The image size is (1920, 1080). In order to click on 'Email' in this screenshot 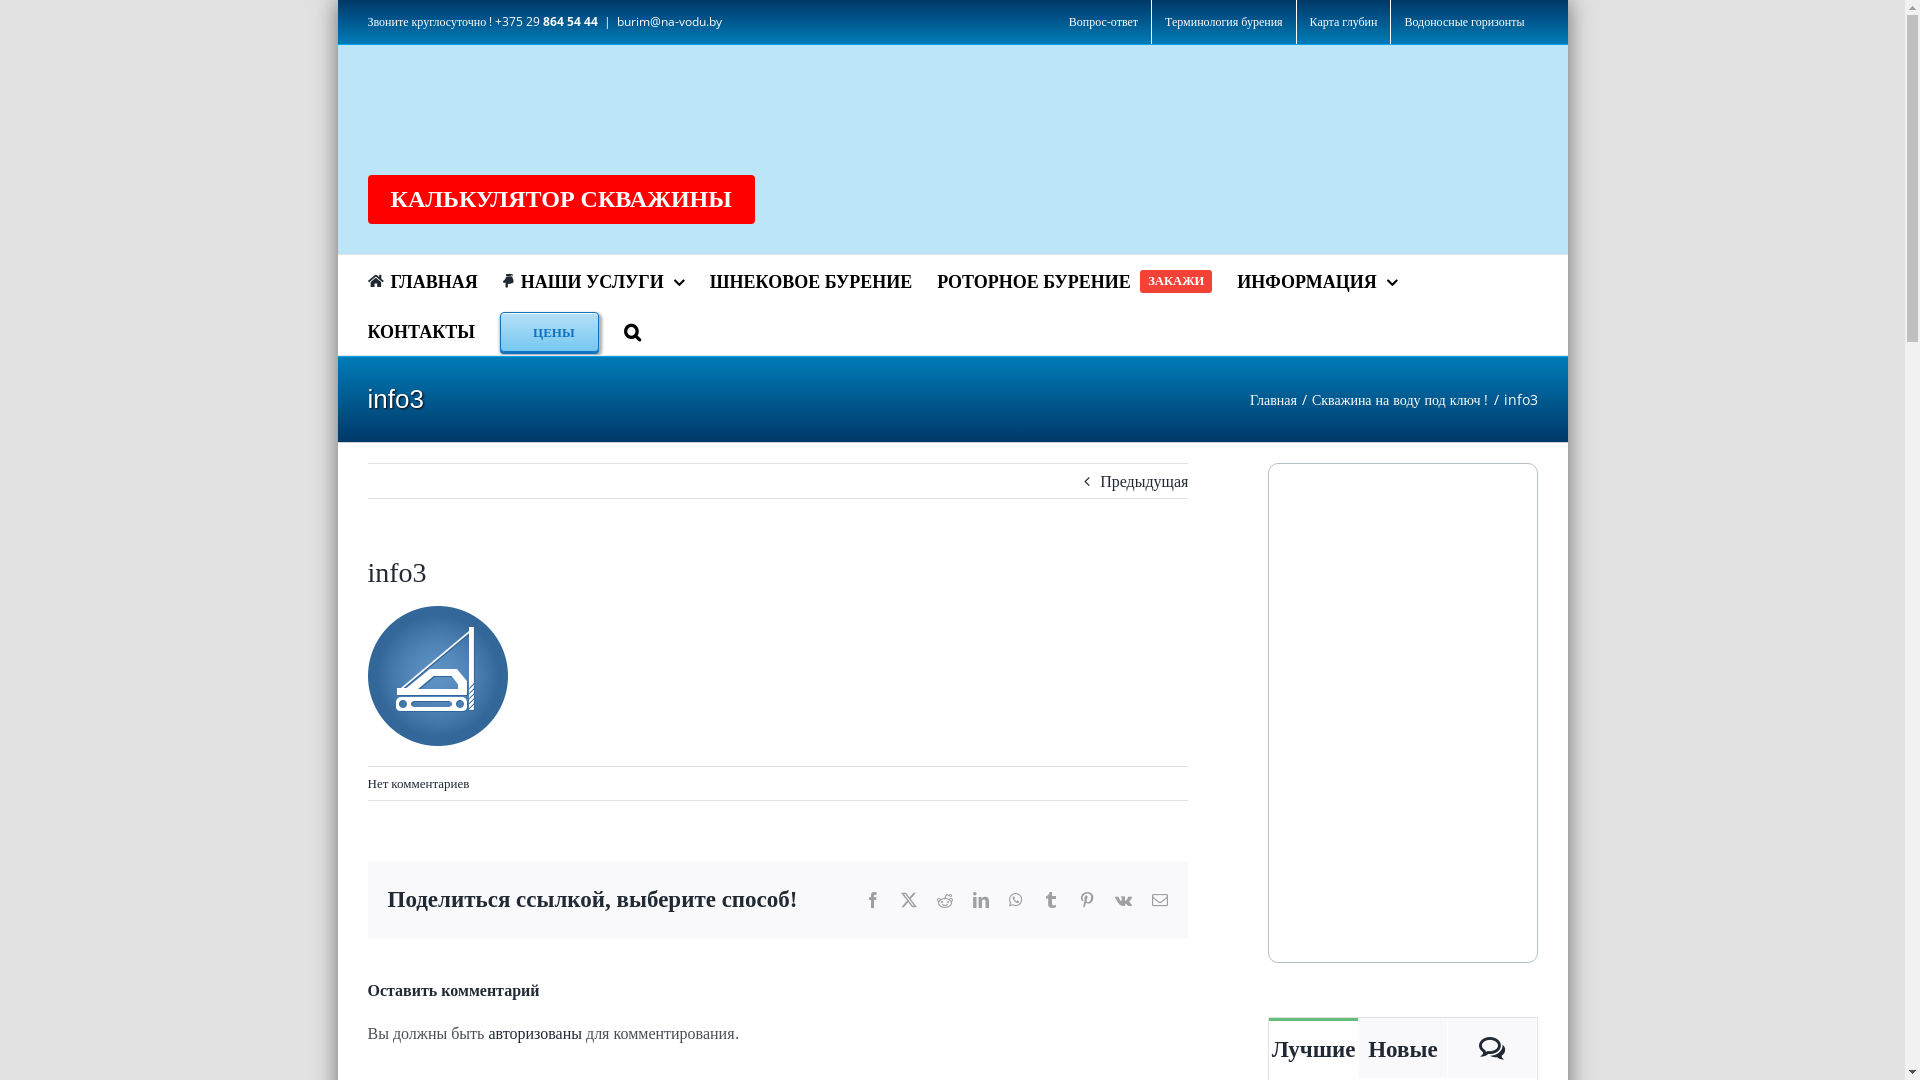, I will do `click(1160, 898)`.